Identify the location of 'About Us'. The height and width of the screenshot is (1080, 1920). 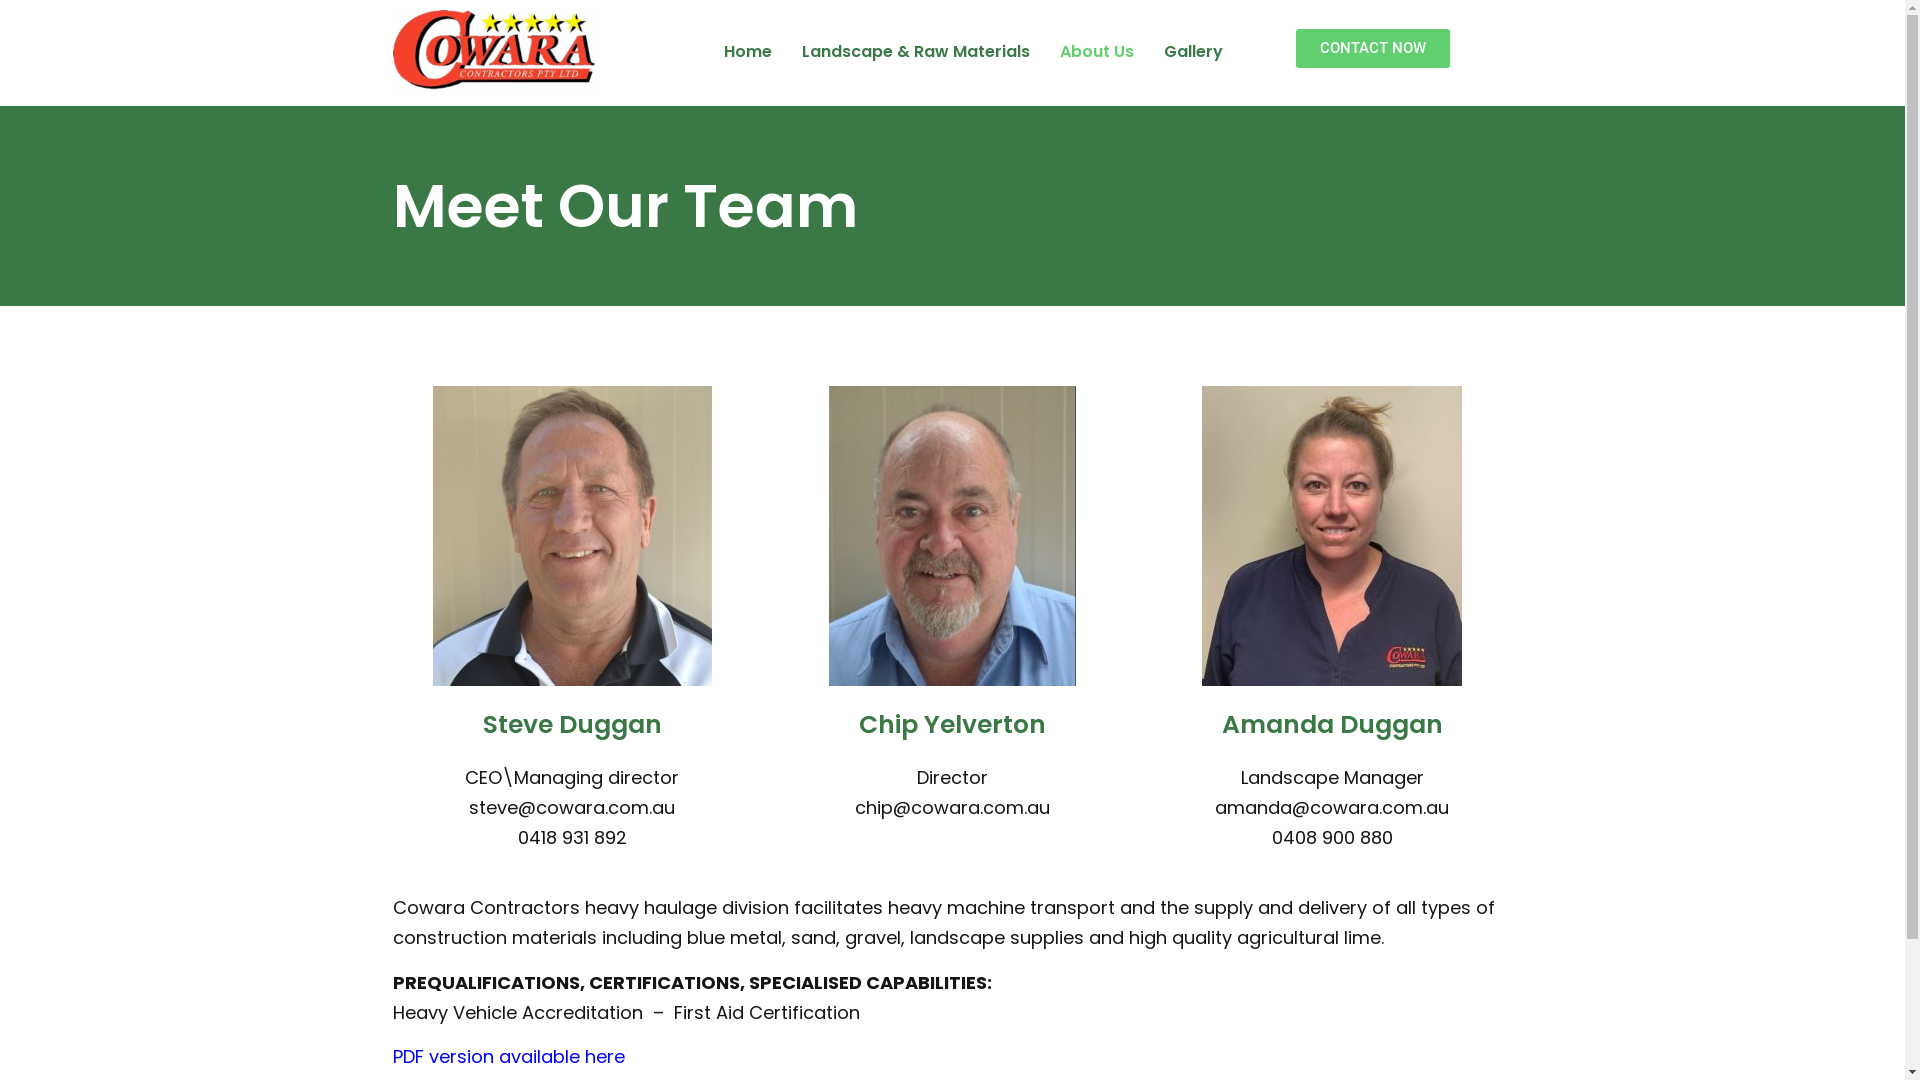
(1044, 50).